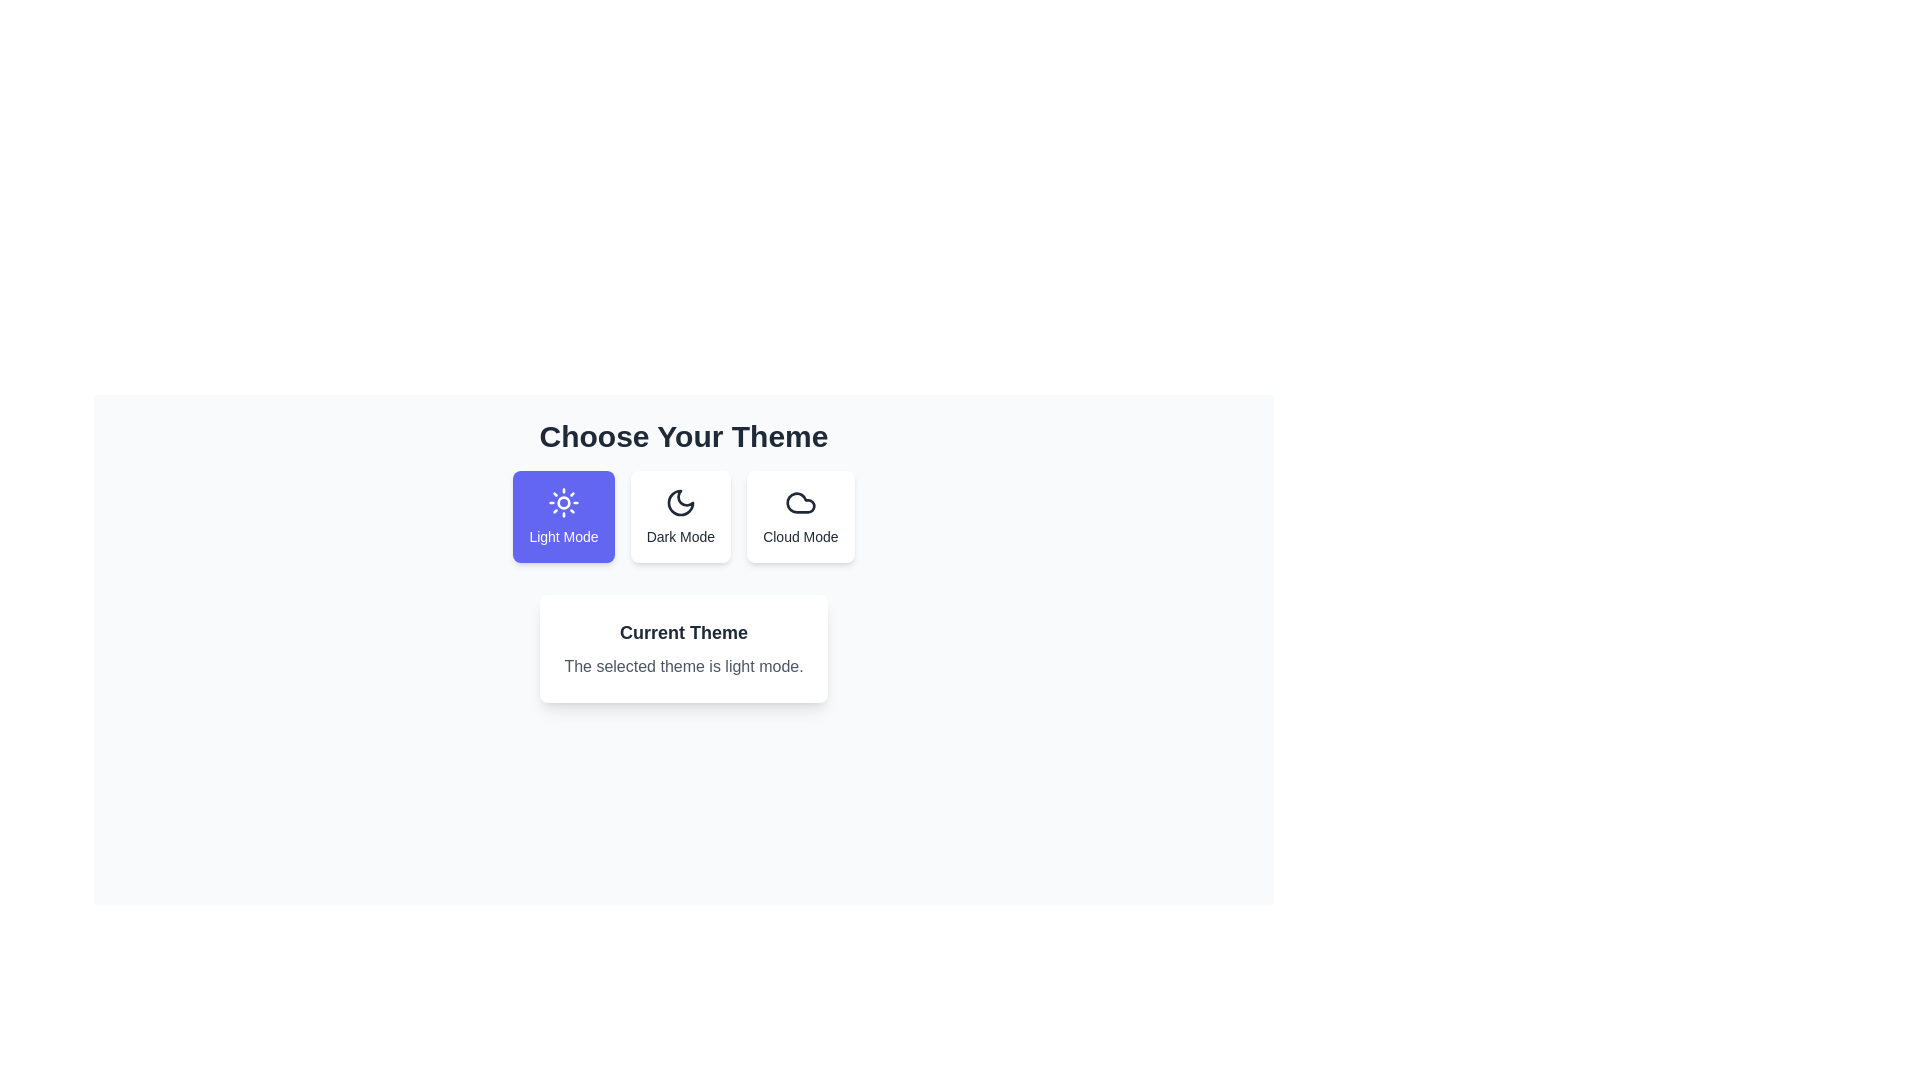 This screenshot has width=1920, height=1080. Describe the element at coordinates (680, 515) in the screenshot. I see `the theme by clicking on the respective button for Dark Mode` at that location.